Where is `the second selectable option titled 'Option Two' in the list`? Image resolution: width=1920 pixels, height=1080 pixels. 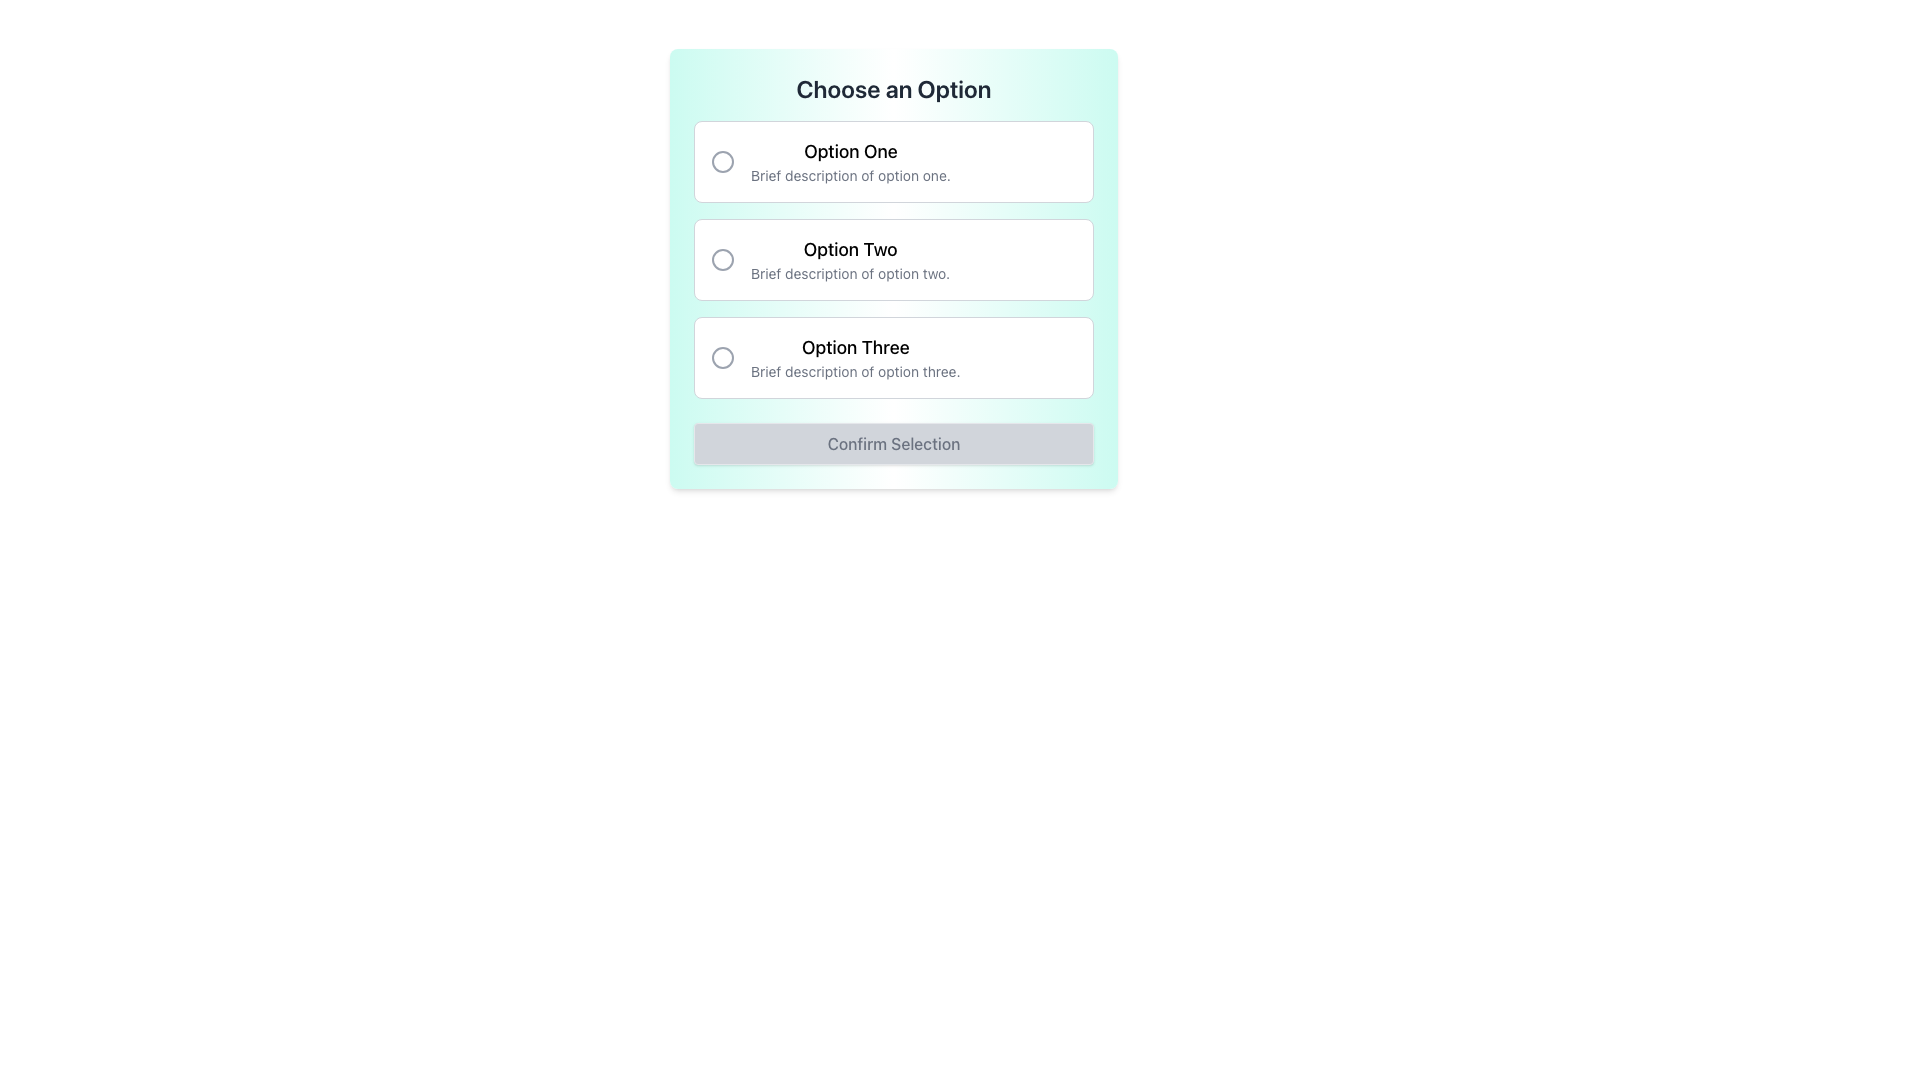 the second selectable option titled 'Option Two' in the list is located at coordinates (892, 258).